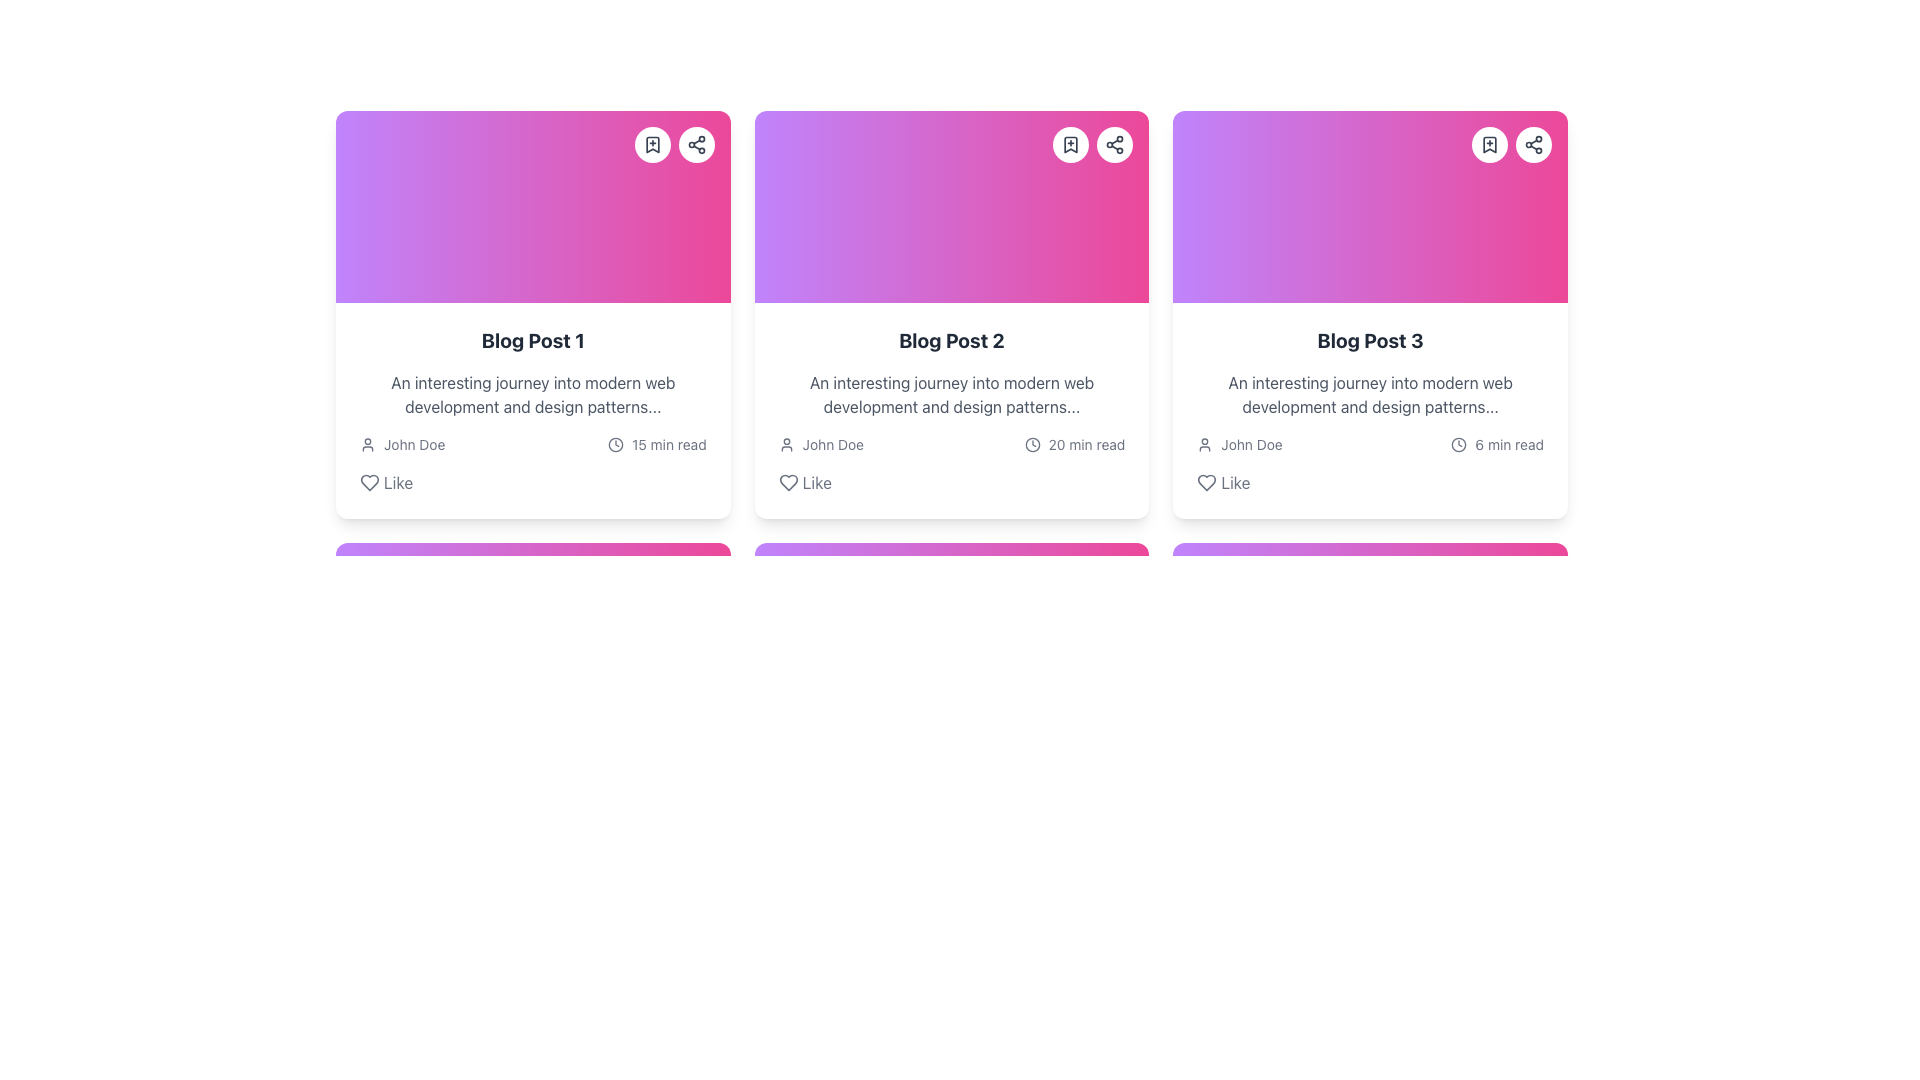 The height and width of the screenshot is (1080, 1920). I want to click on the circular button with a white background and a bookmark icon, located in the top-right corner of the card labeled 'Blog Post 3', so click(1489, 144).